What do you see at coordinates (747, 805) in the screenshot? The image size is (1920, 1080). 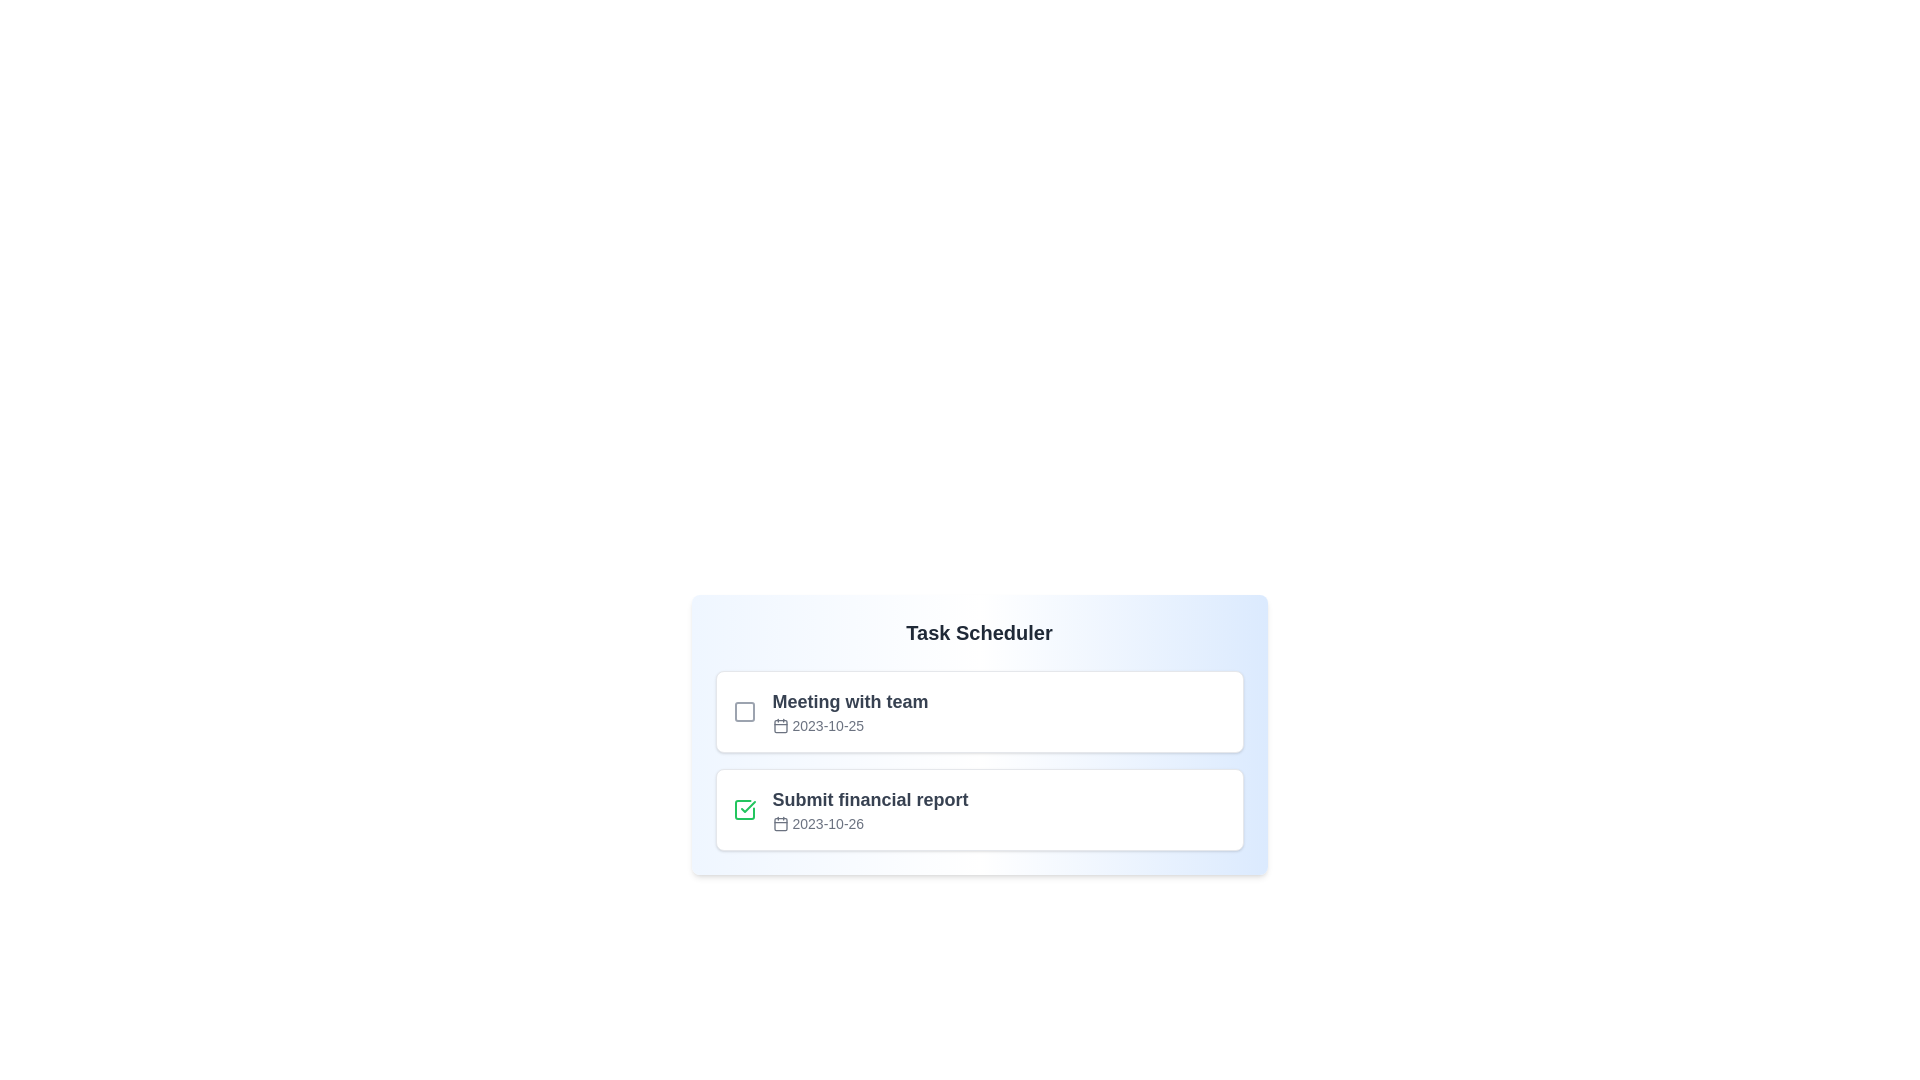 I see `the checkmark icon indicating the completion of the task 'Submit financial report' in the Task Scheduler list` at bounding box center [747, 805].